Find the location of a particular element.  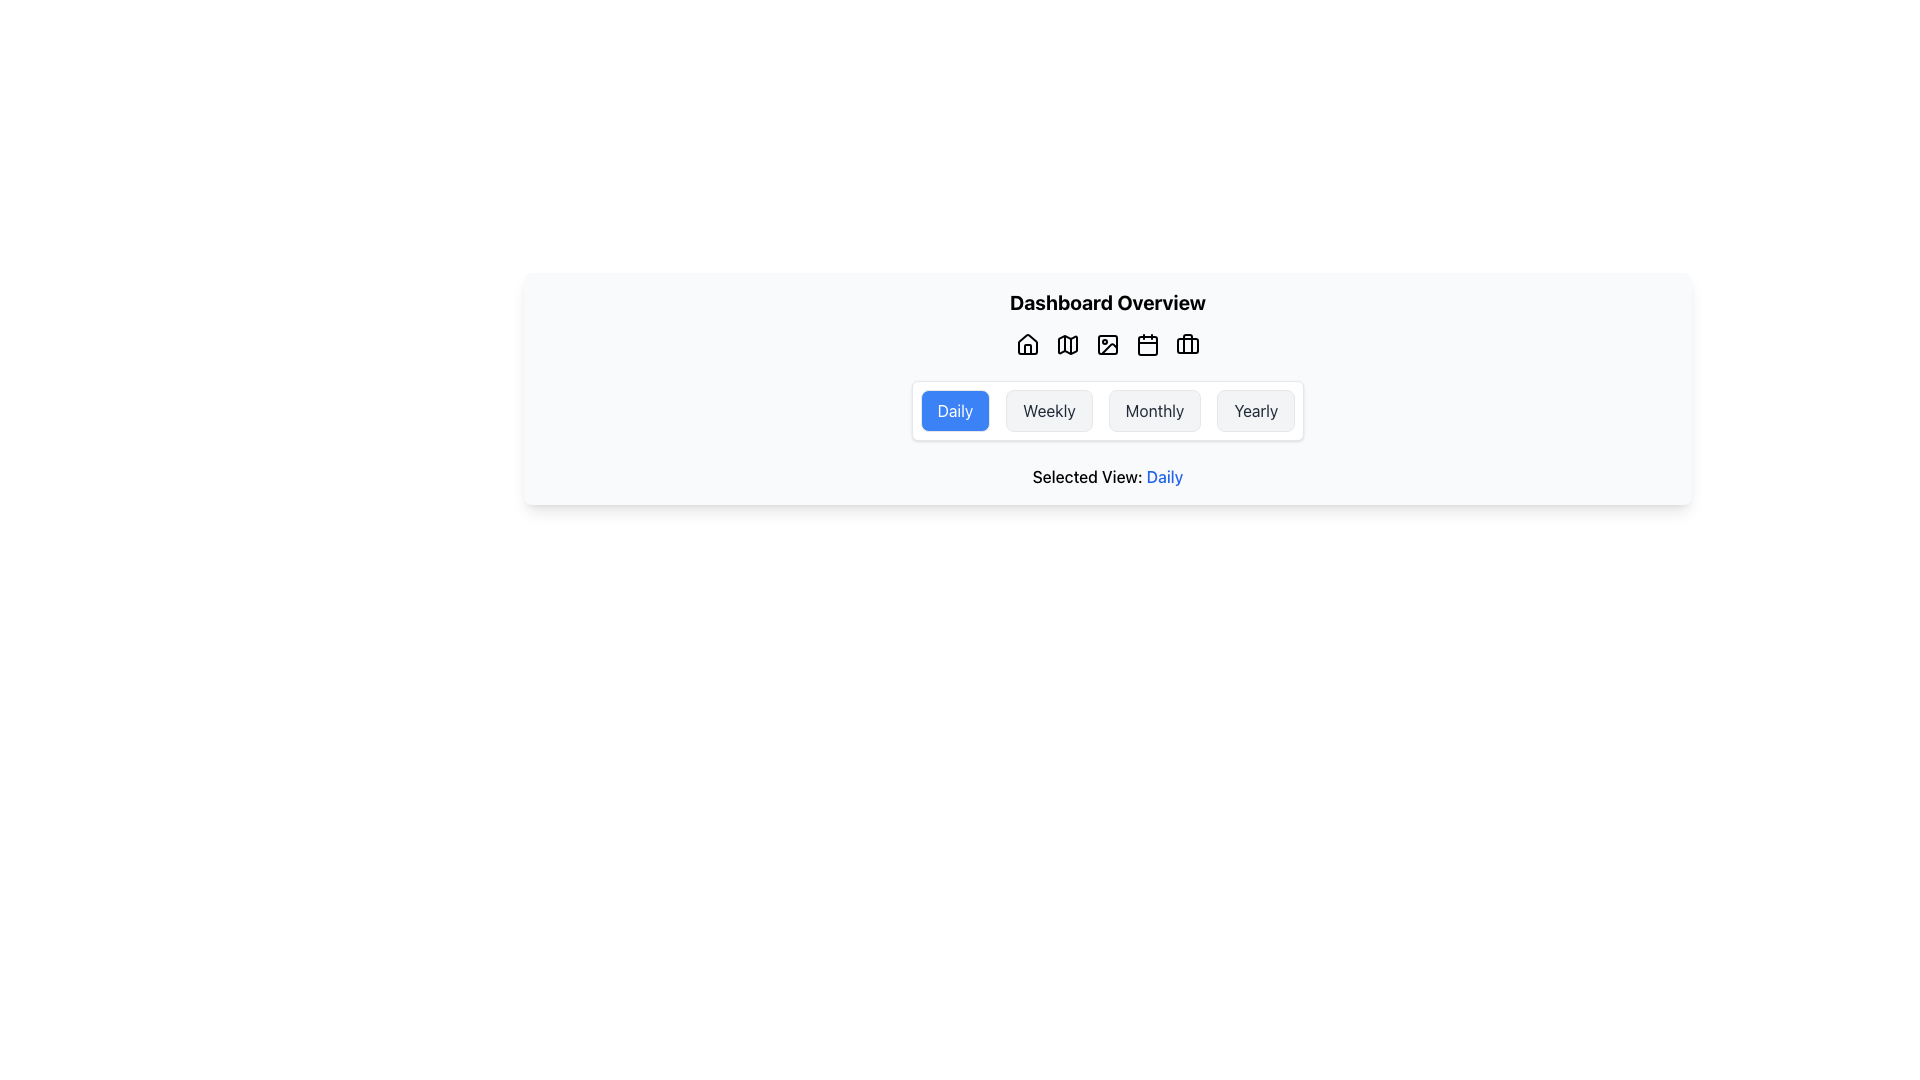

the 'Monthly' button is located at coordinates (1155, 410).